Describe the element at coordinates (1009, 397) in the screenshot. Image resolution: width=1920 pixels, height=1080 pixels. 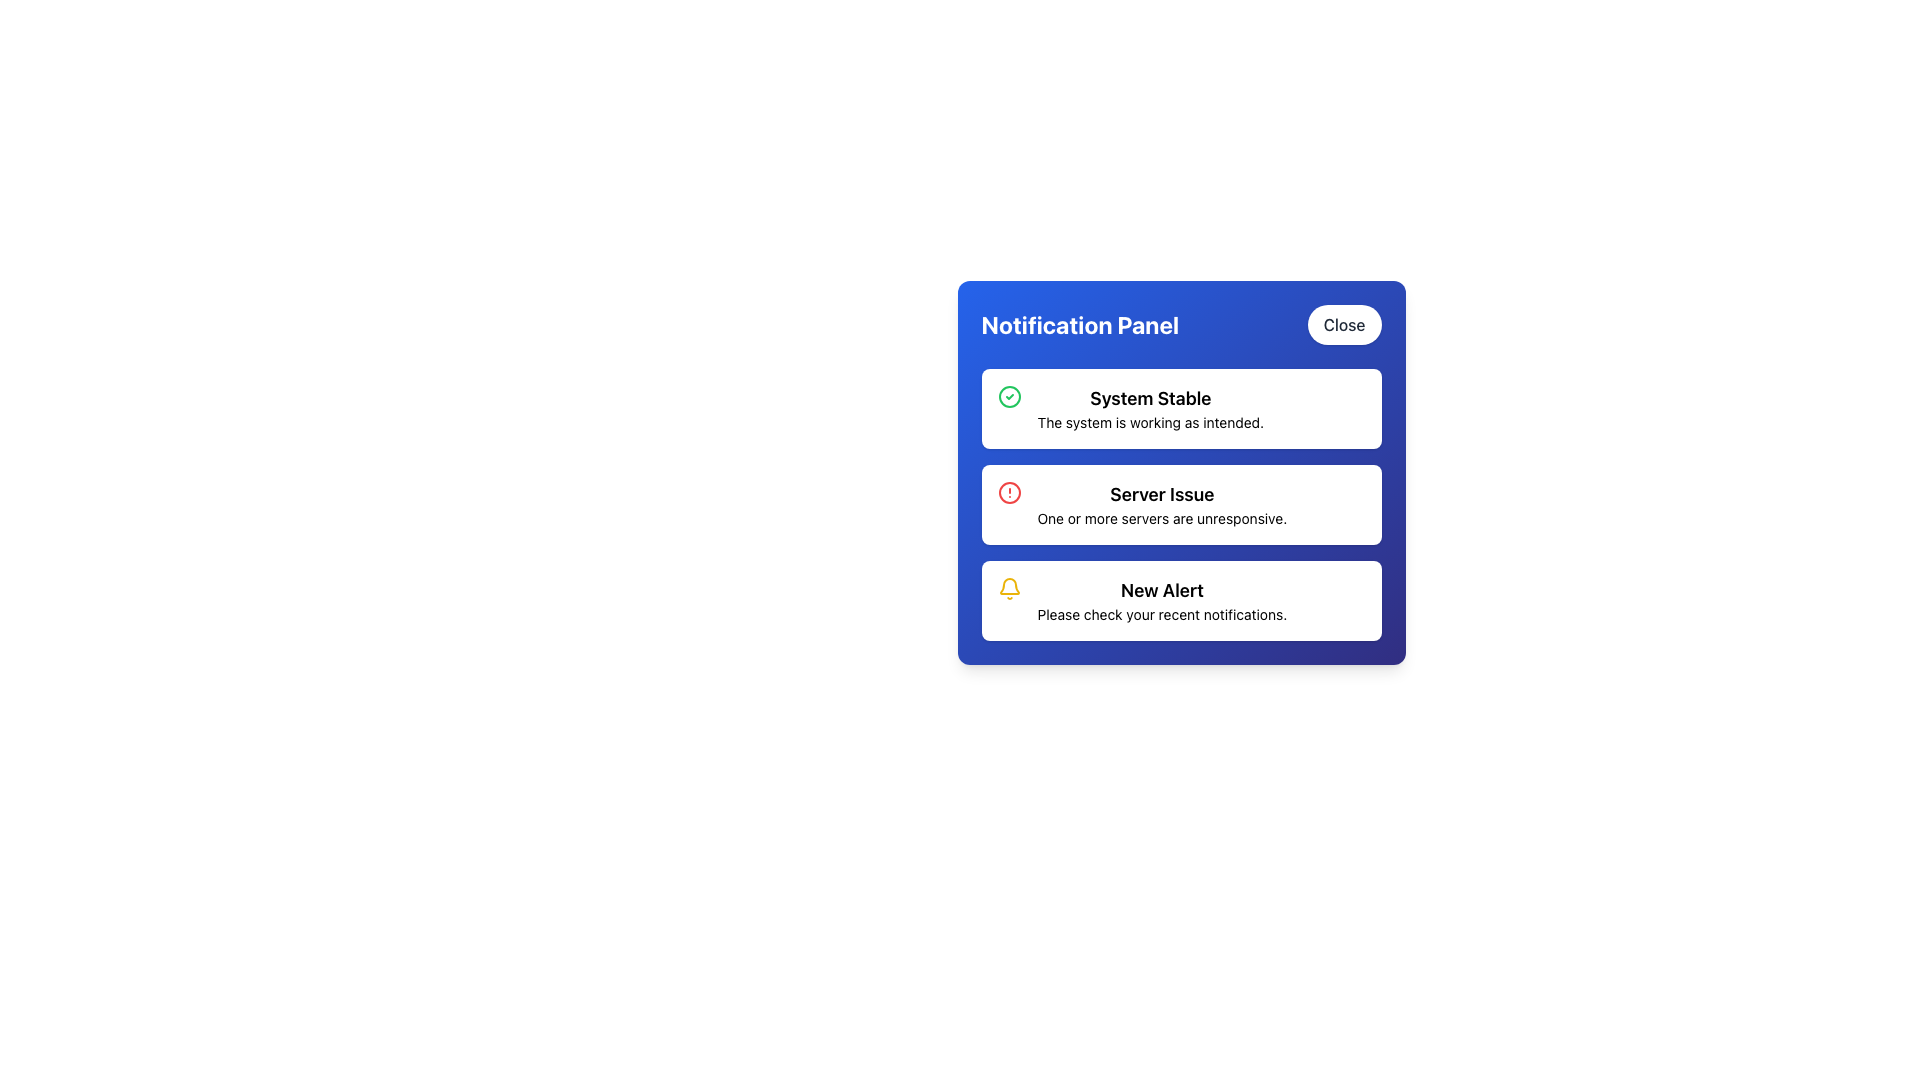
I see `the circular SVG shape that indicates the status of the first notification entry titled 'System Stable' located on the leftmost side of the entry` at that location.